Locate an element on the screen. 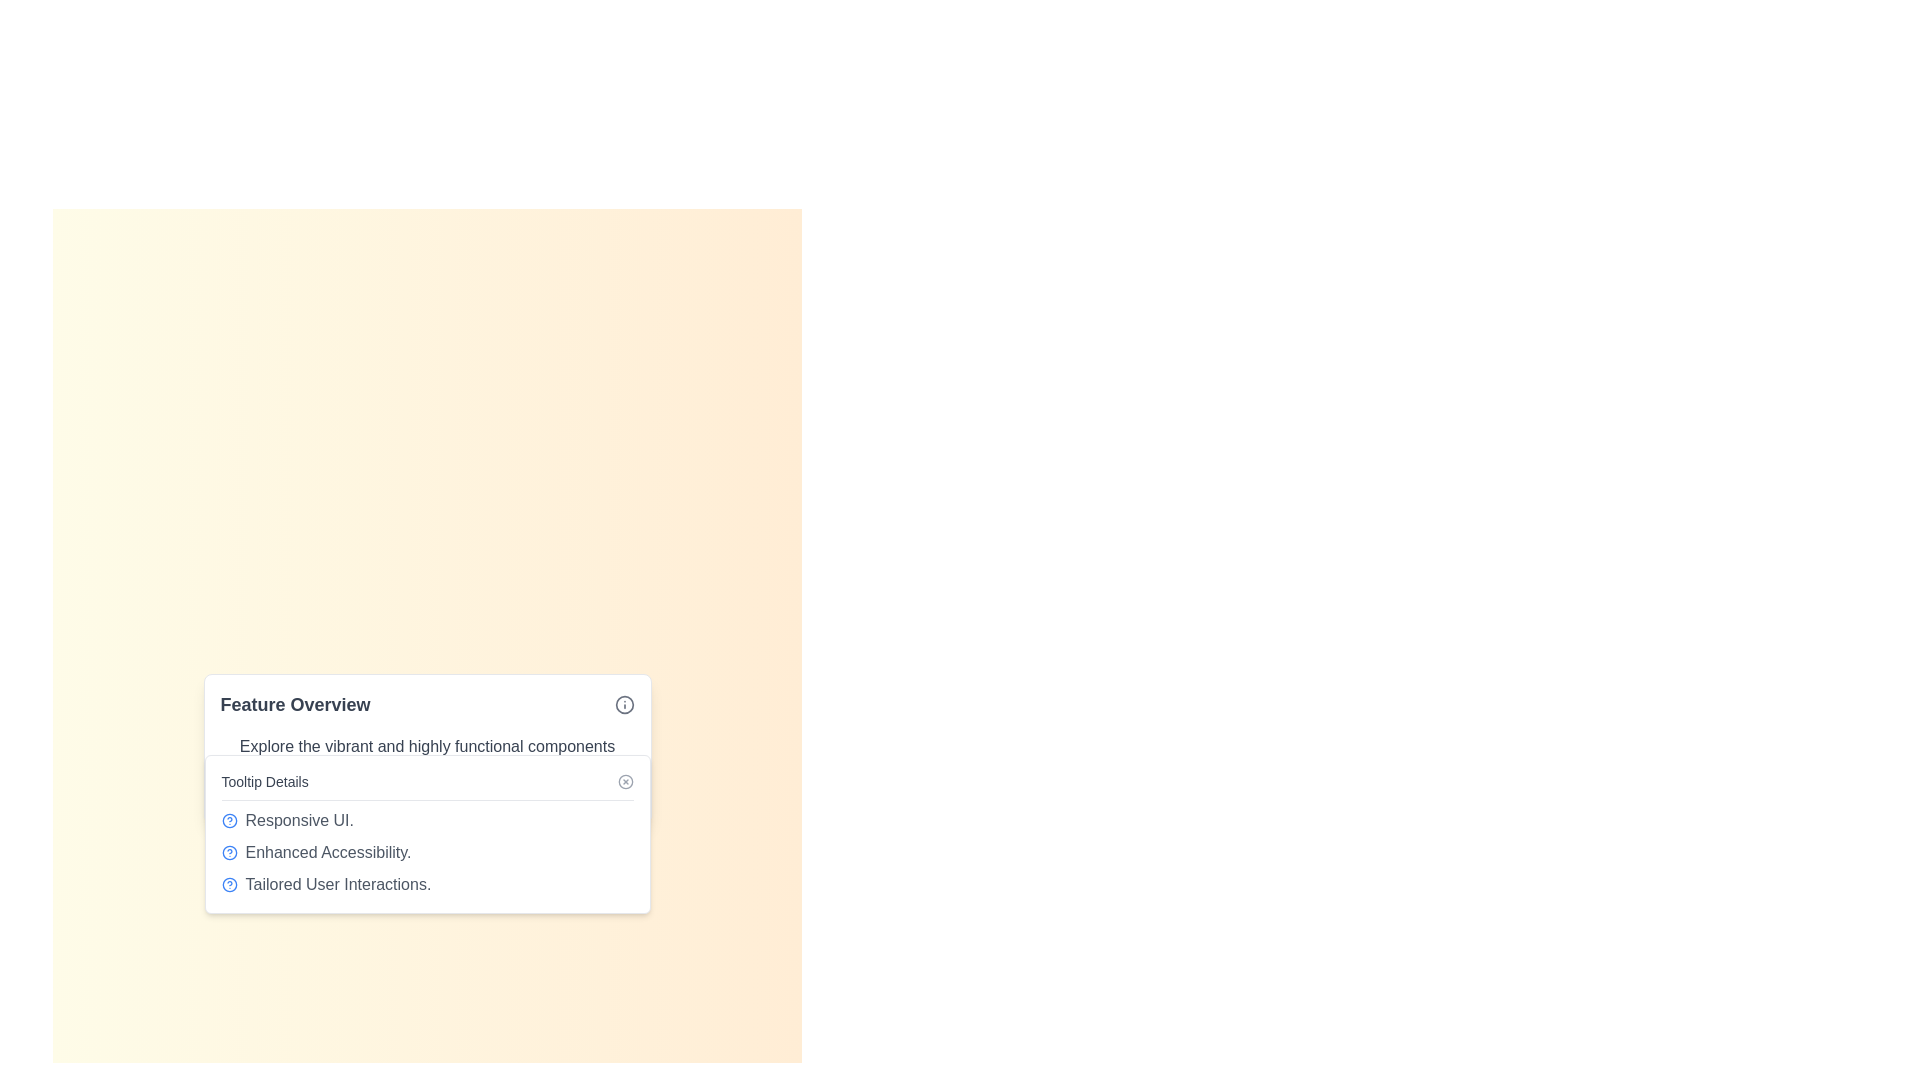 This screenshot has height=1080, width=1920. content displayed in the informational panel or card, which provides an overview of the feature's details and benefits is located at coordinates (426, 748).